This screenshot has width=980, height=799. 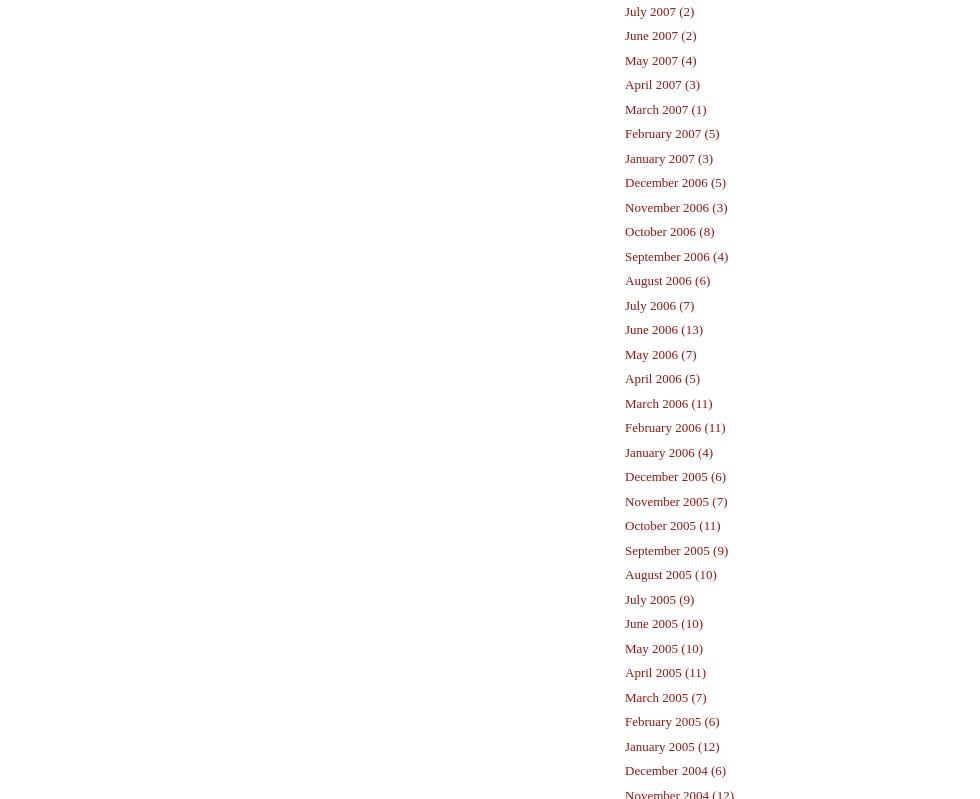 I want to click on 'June 2006 (13)', so click(x=625, y=329).